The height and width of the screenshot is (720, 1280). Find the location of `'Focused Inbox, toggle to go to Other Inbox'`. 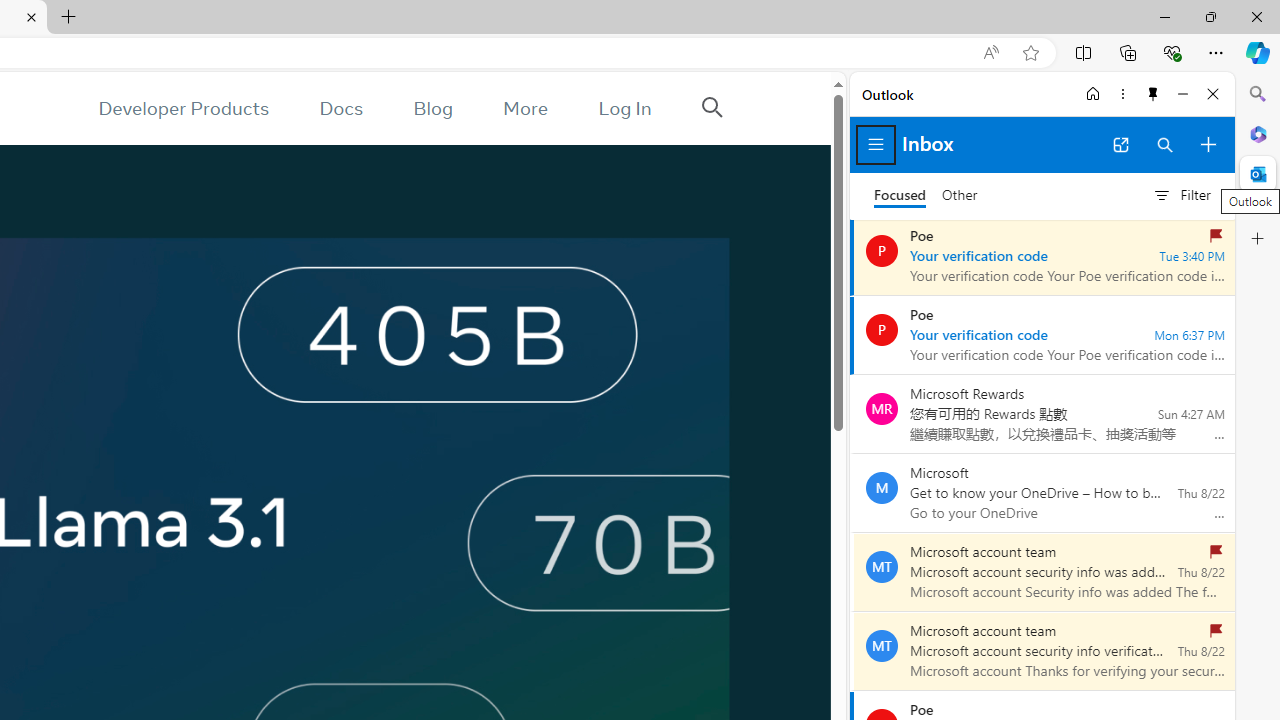

'Focused Inbox, toggle to go to Other Inbox' is located at coordinates (925, 195).